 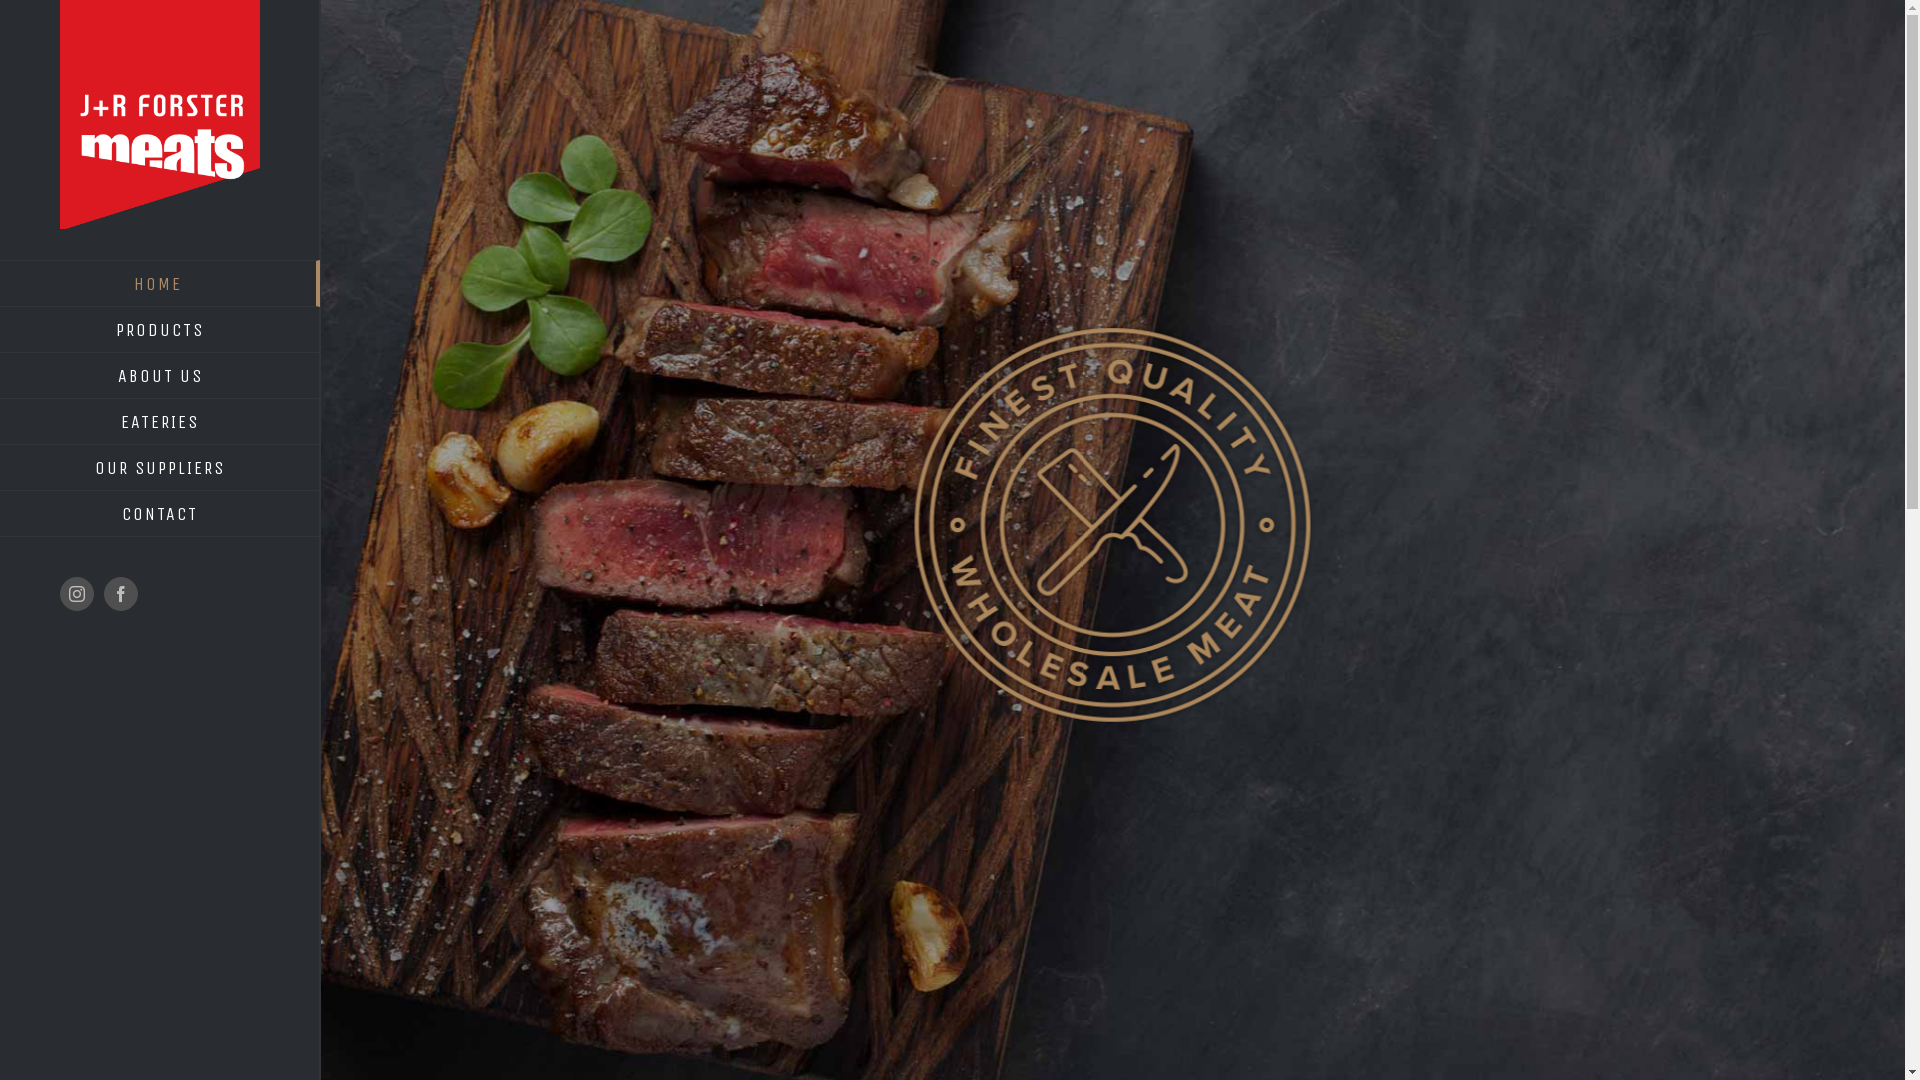 I want to click on 'Instagram', so click(x=59, y=593).